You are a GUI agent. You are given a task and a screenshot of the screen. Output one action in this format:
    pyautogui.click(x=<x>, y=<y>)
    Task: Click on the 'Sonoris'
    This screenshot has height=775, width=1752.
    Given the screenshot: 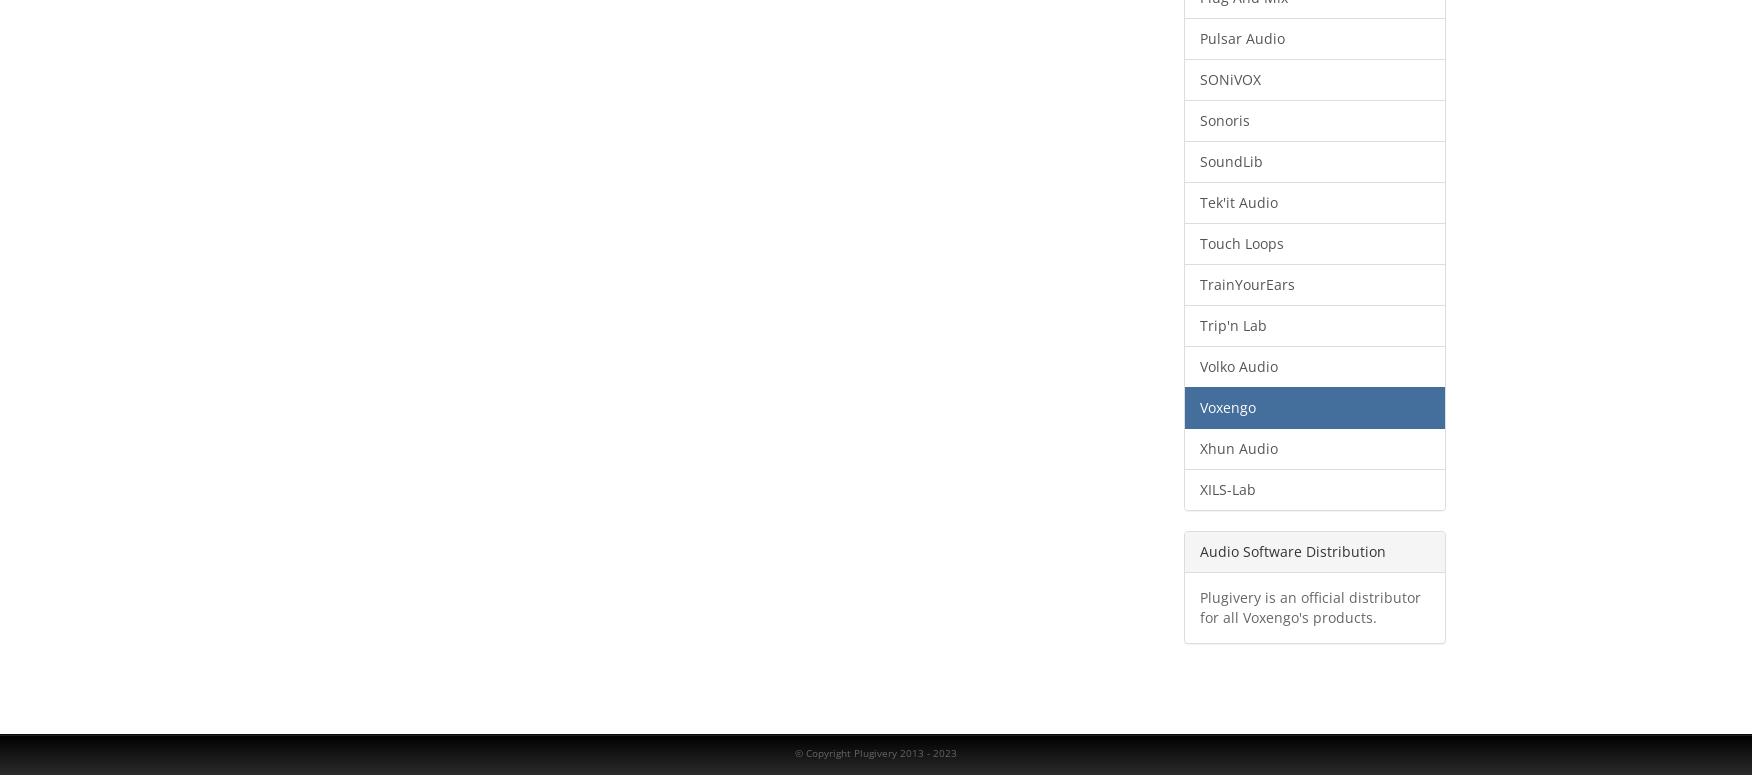 What is the action you would take?
    pyautogui.click(x=1223, y=120)
    